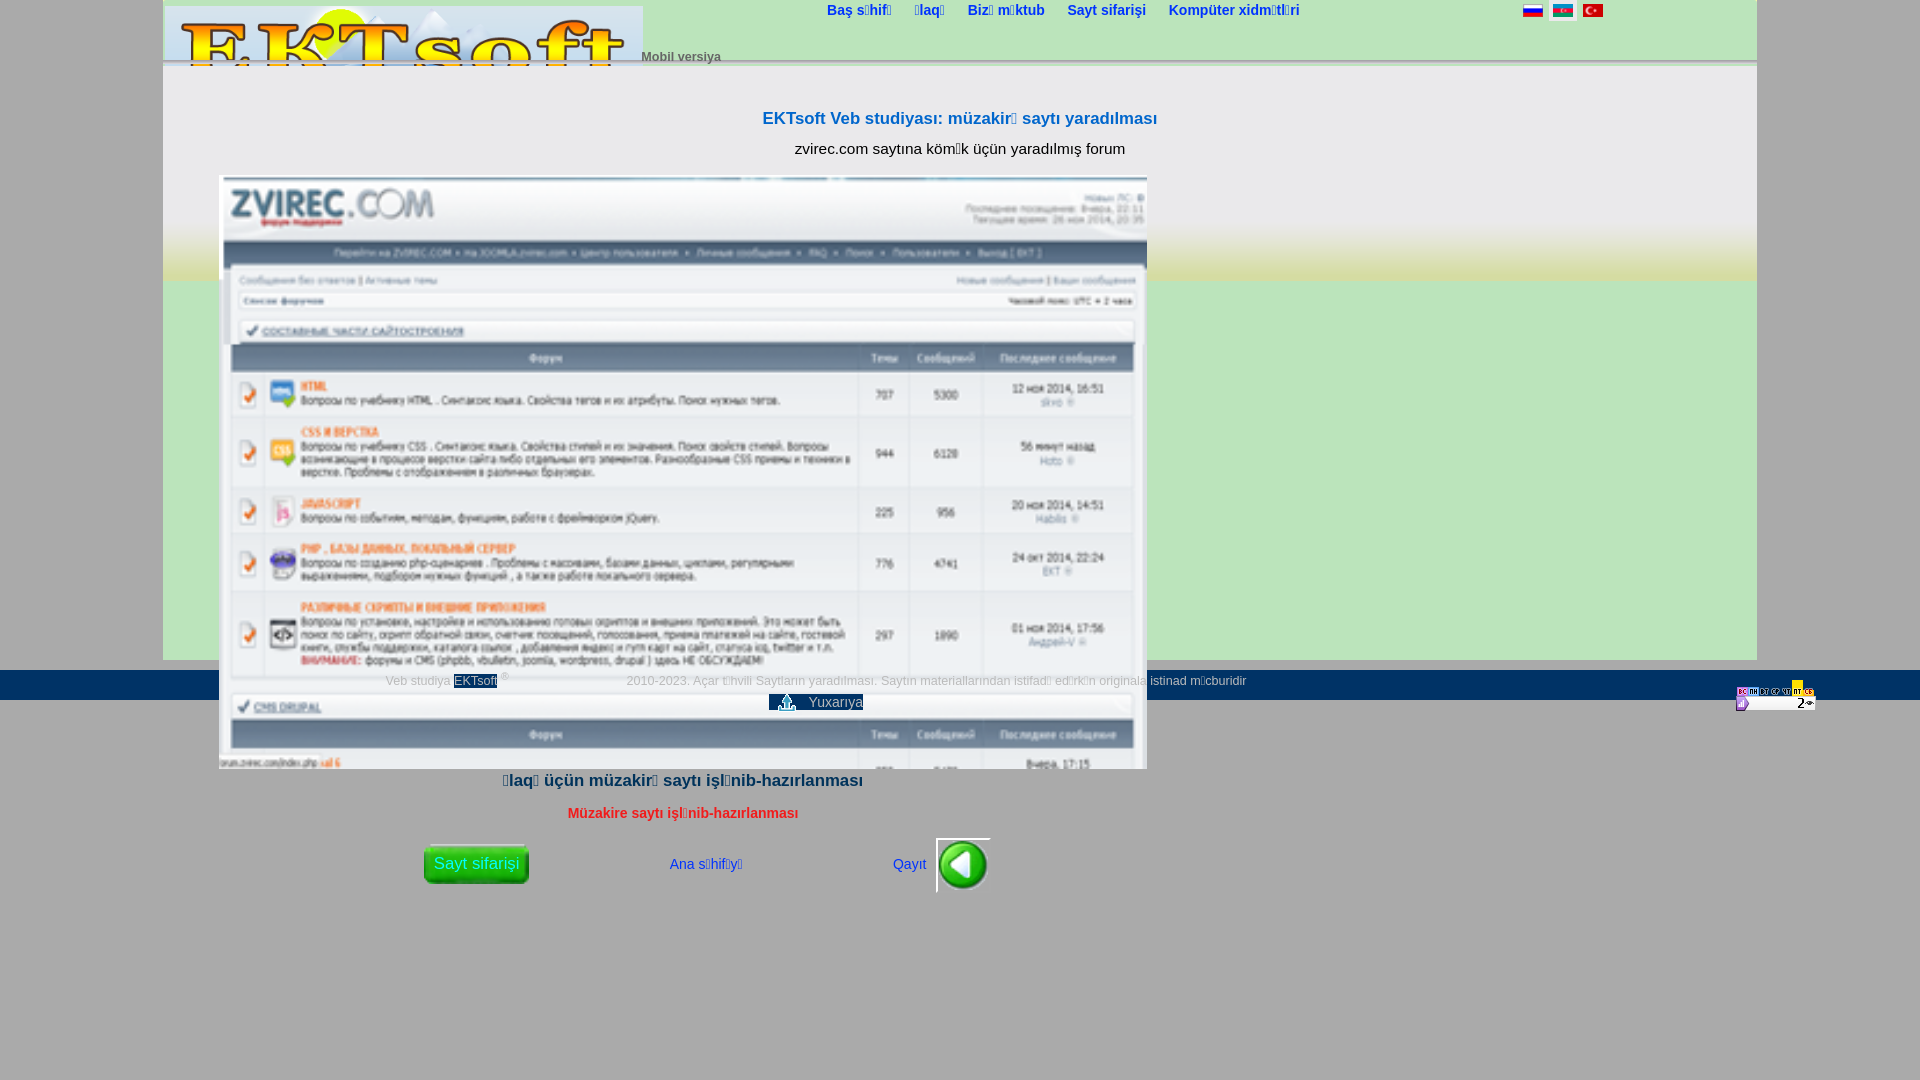 The height and width of the screenshot is (1080, 1920). I want to click on 'Mobil versiya', so click(641, 56).